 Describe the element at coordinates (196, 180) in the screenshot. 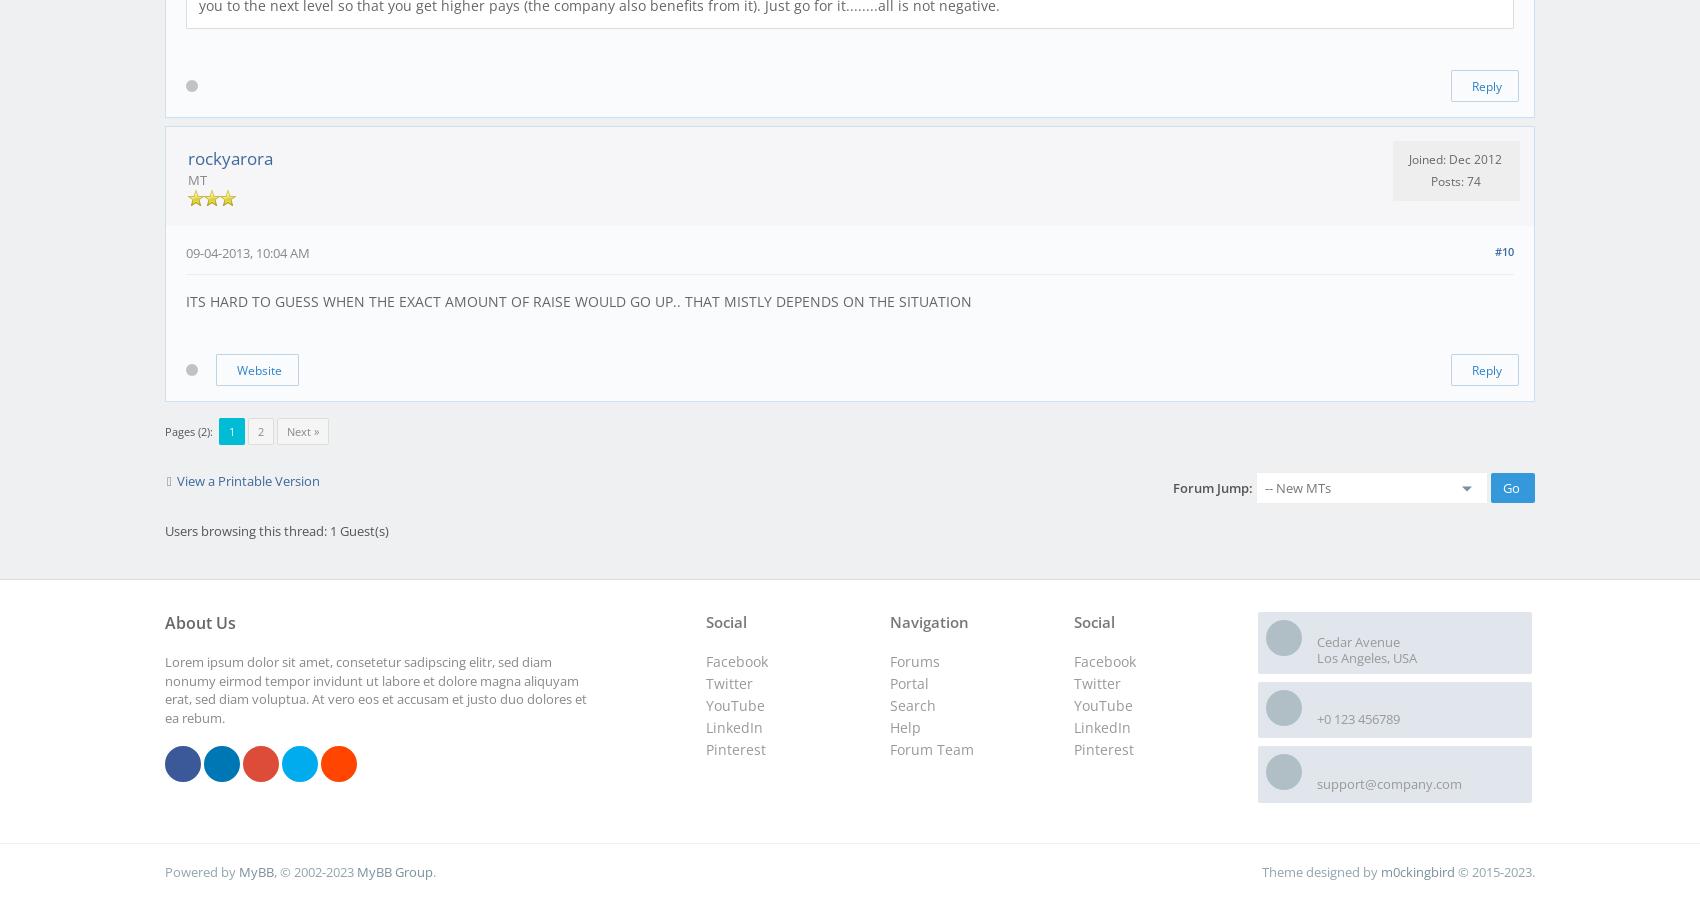

I see `'MT'` at that location.